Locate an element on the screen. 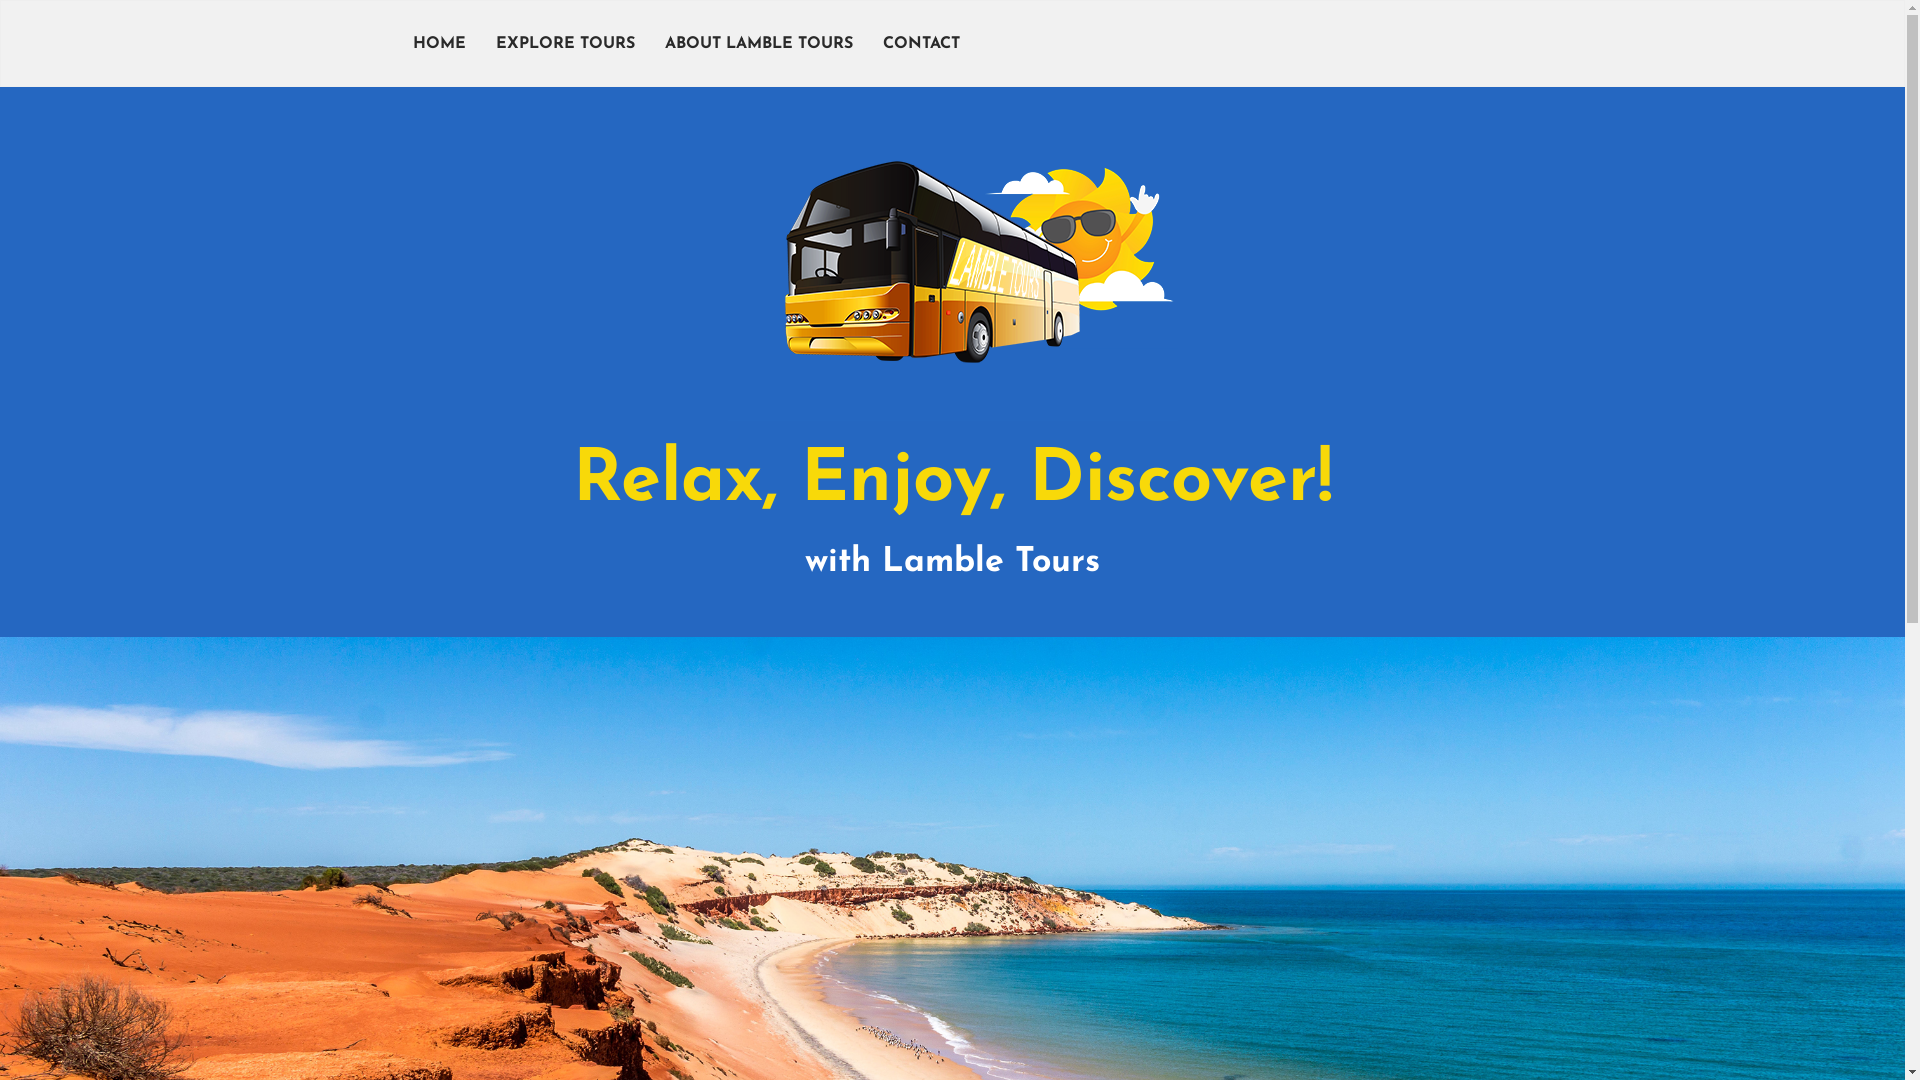  'ABOUT LAMBLE TOURS' is located at coordinates (649, 43).